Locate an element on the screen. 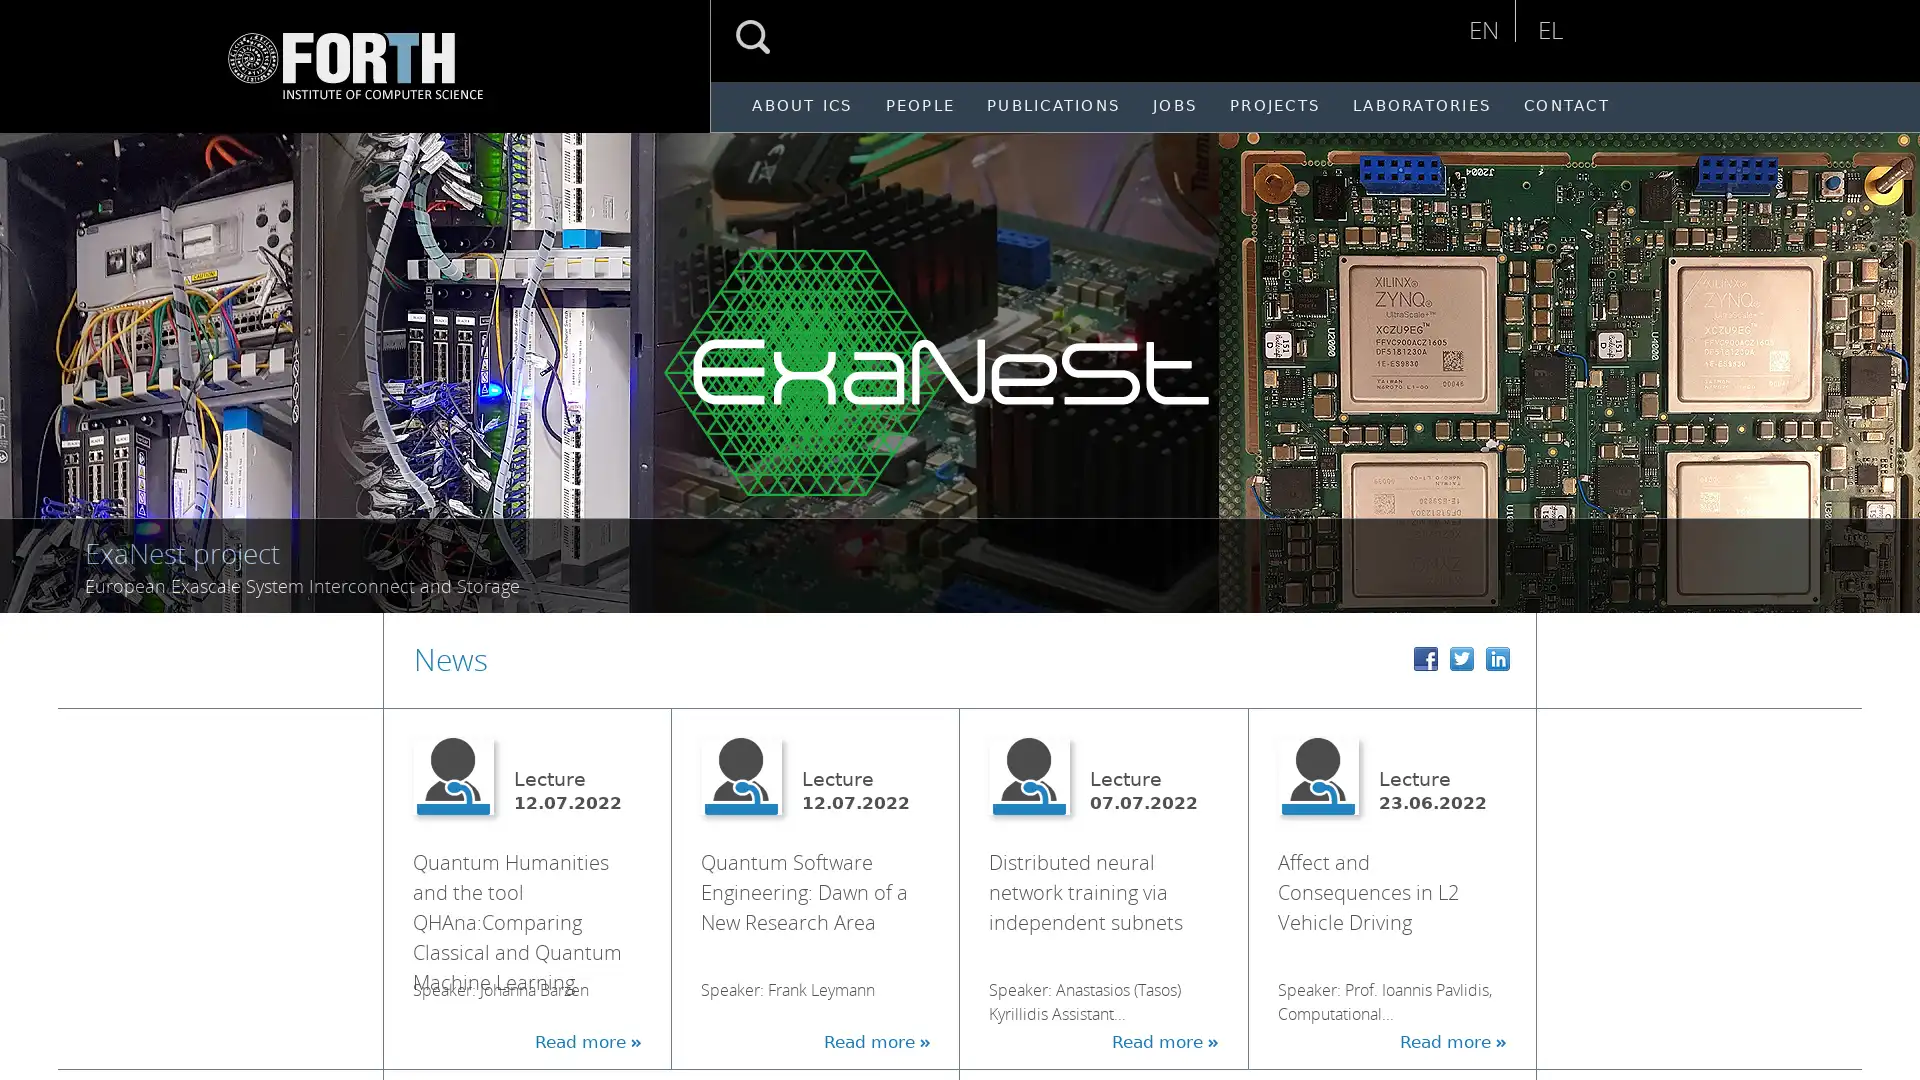 The height and width of the screenshot is (1080, 1920). Submit Search Button is located at coordinates (752, 37).